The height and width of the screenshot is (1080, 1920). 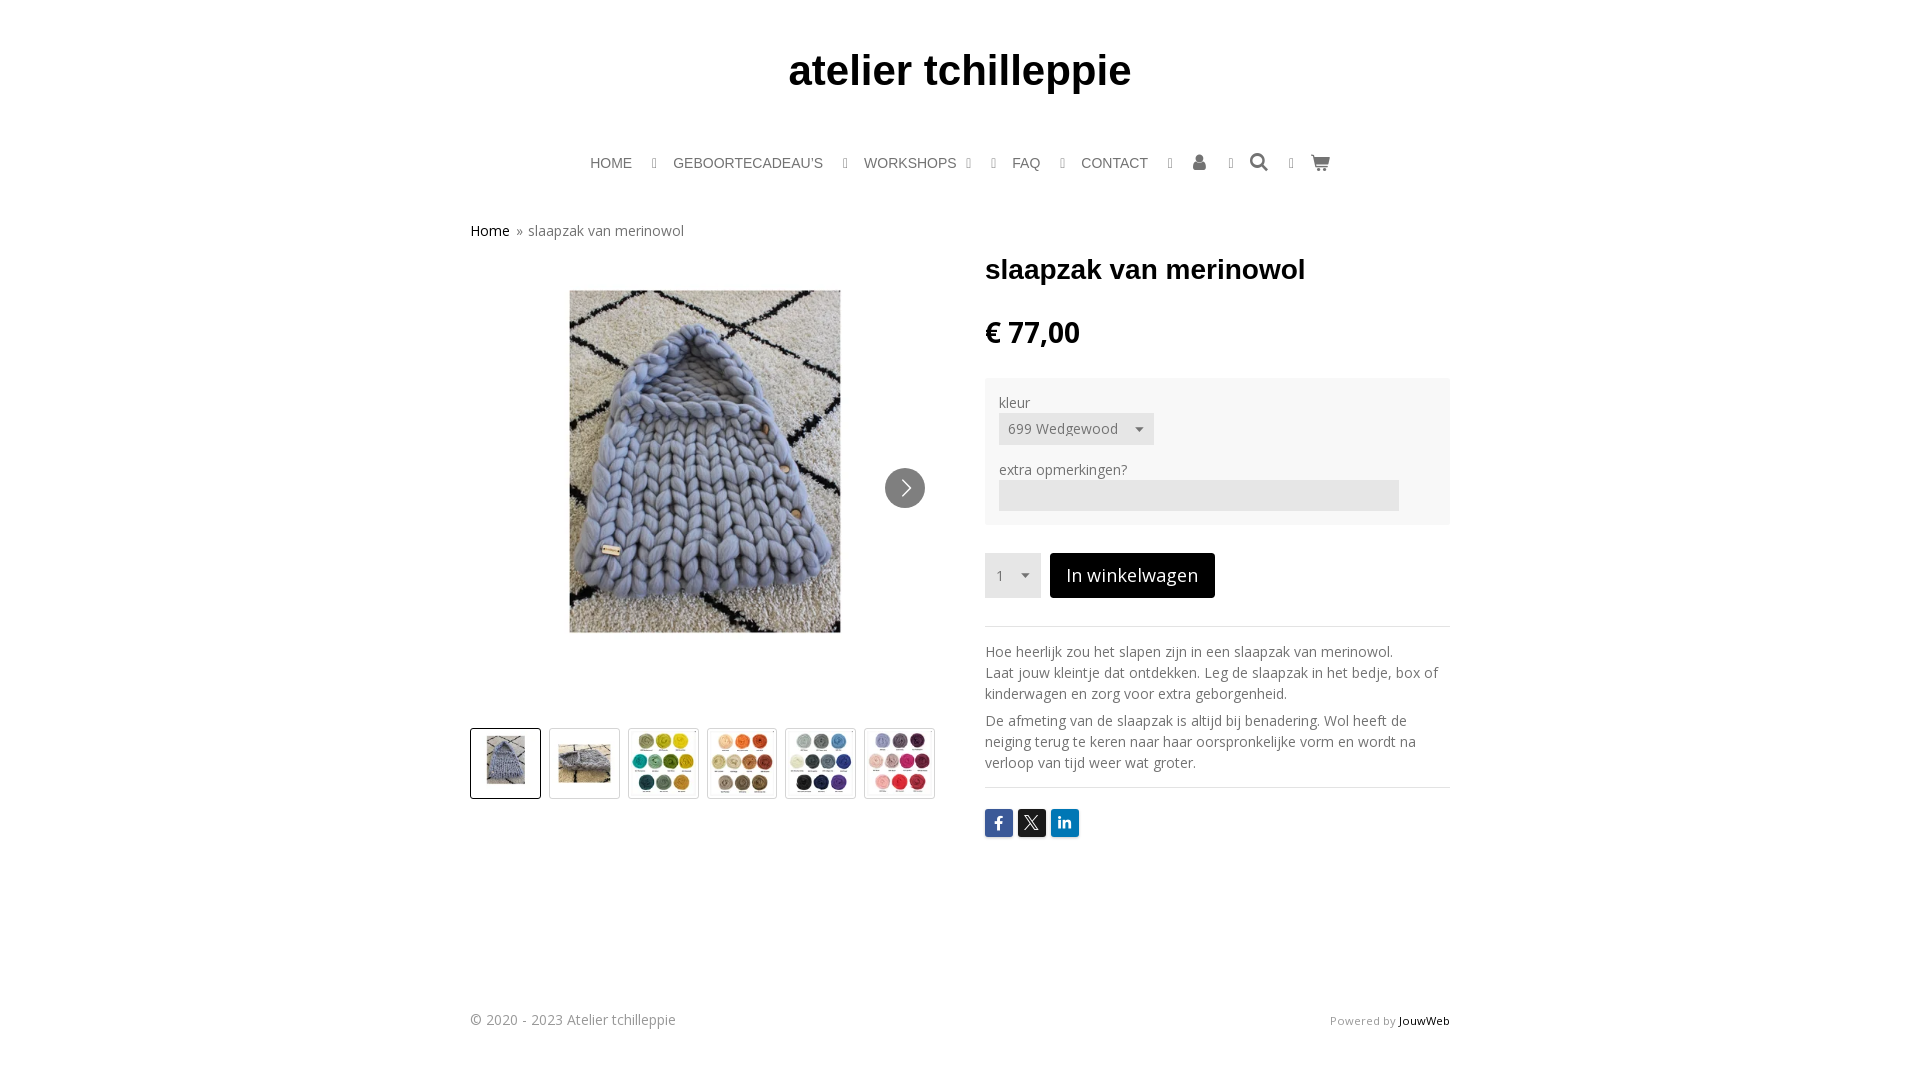 I want to click on 'JouwWeb', so click(x=1423, y=1020).